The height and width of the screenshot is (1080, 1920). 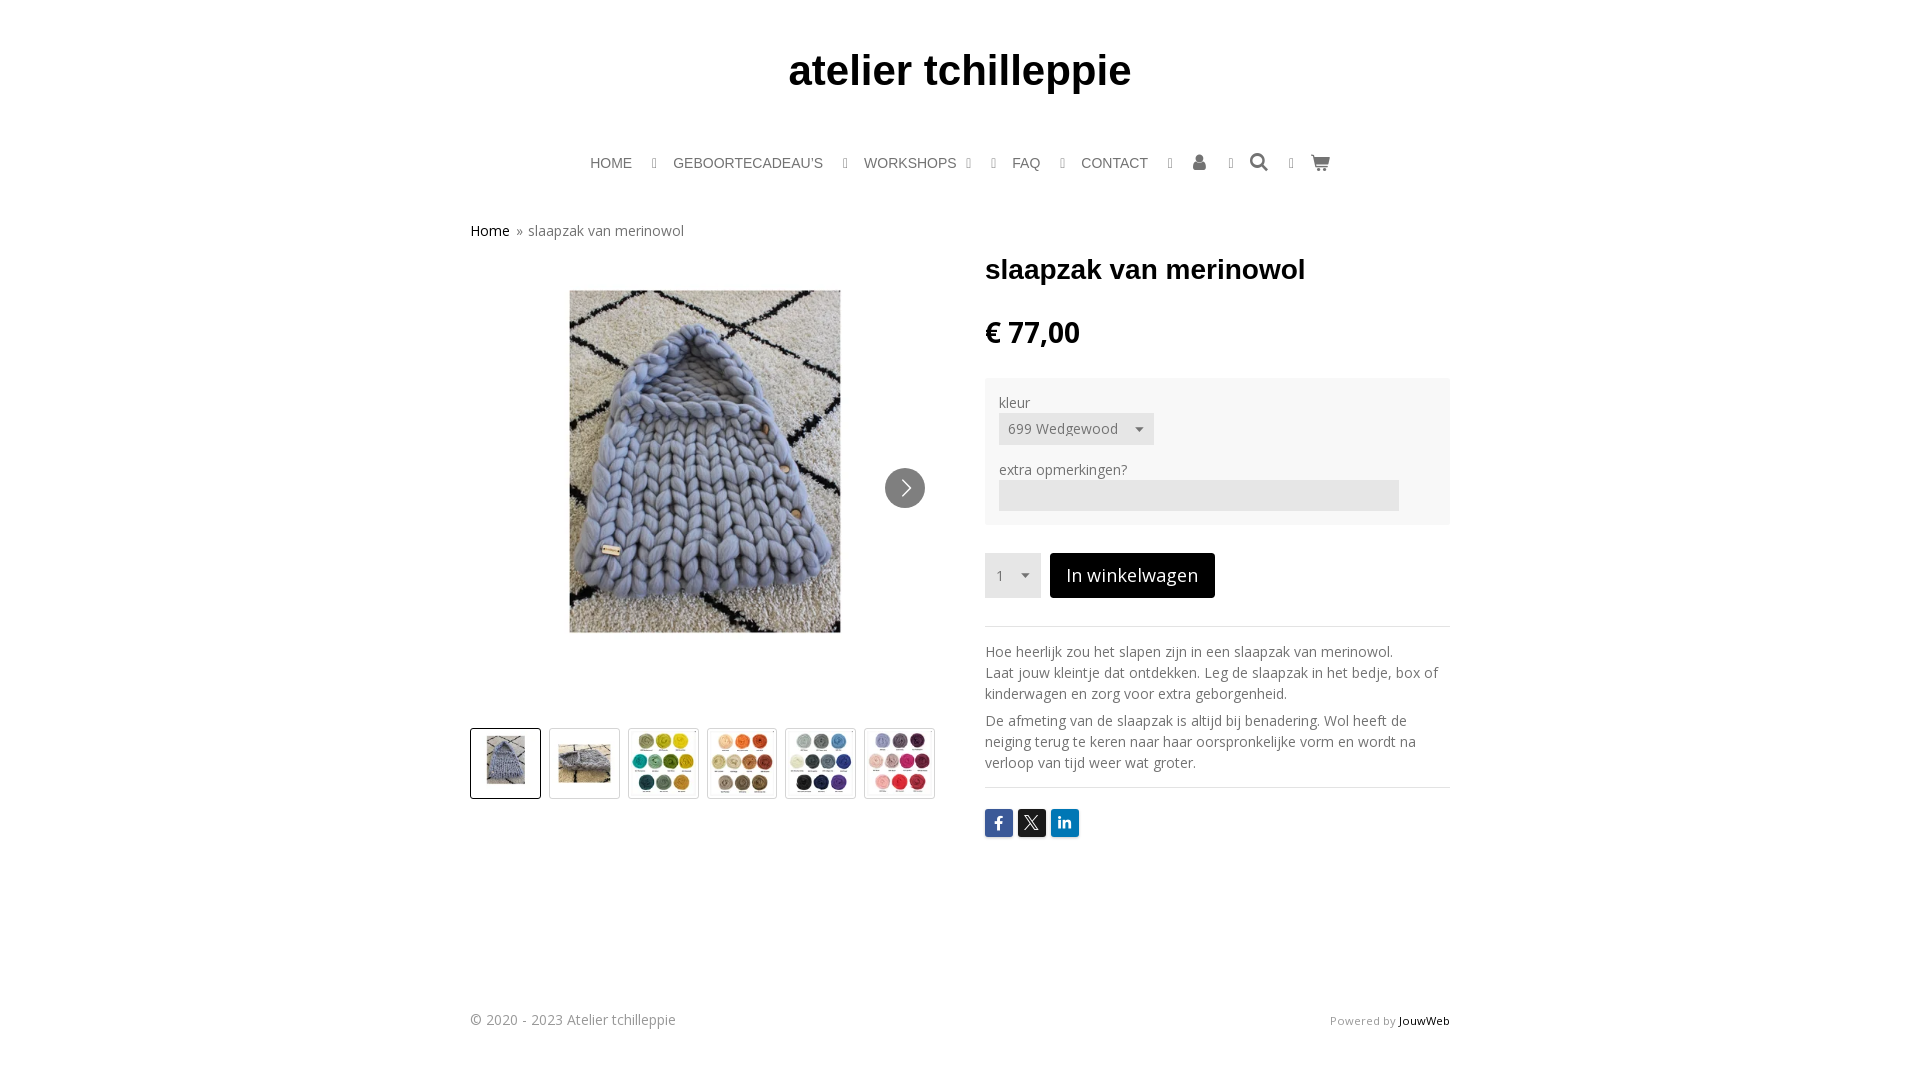 I want to click on 'JouwWeb', so click(x=1423, y=1020).